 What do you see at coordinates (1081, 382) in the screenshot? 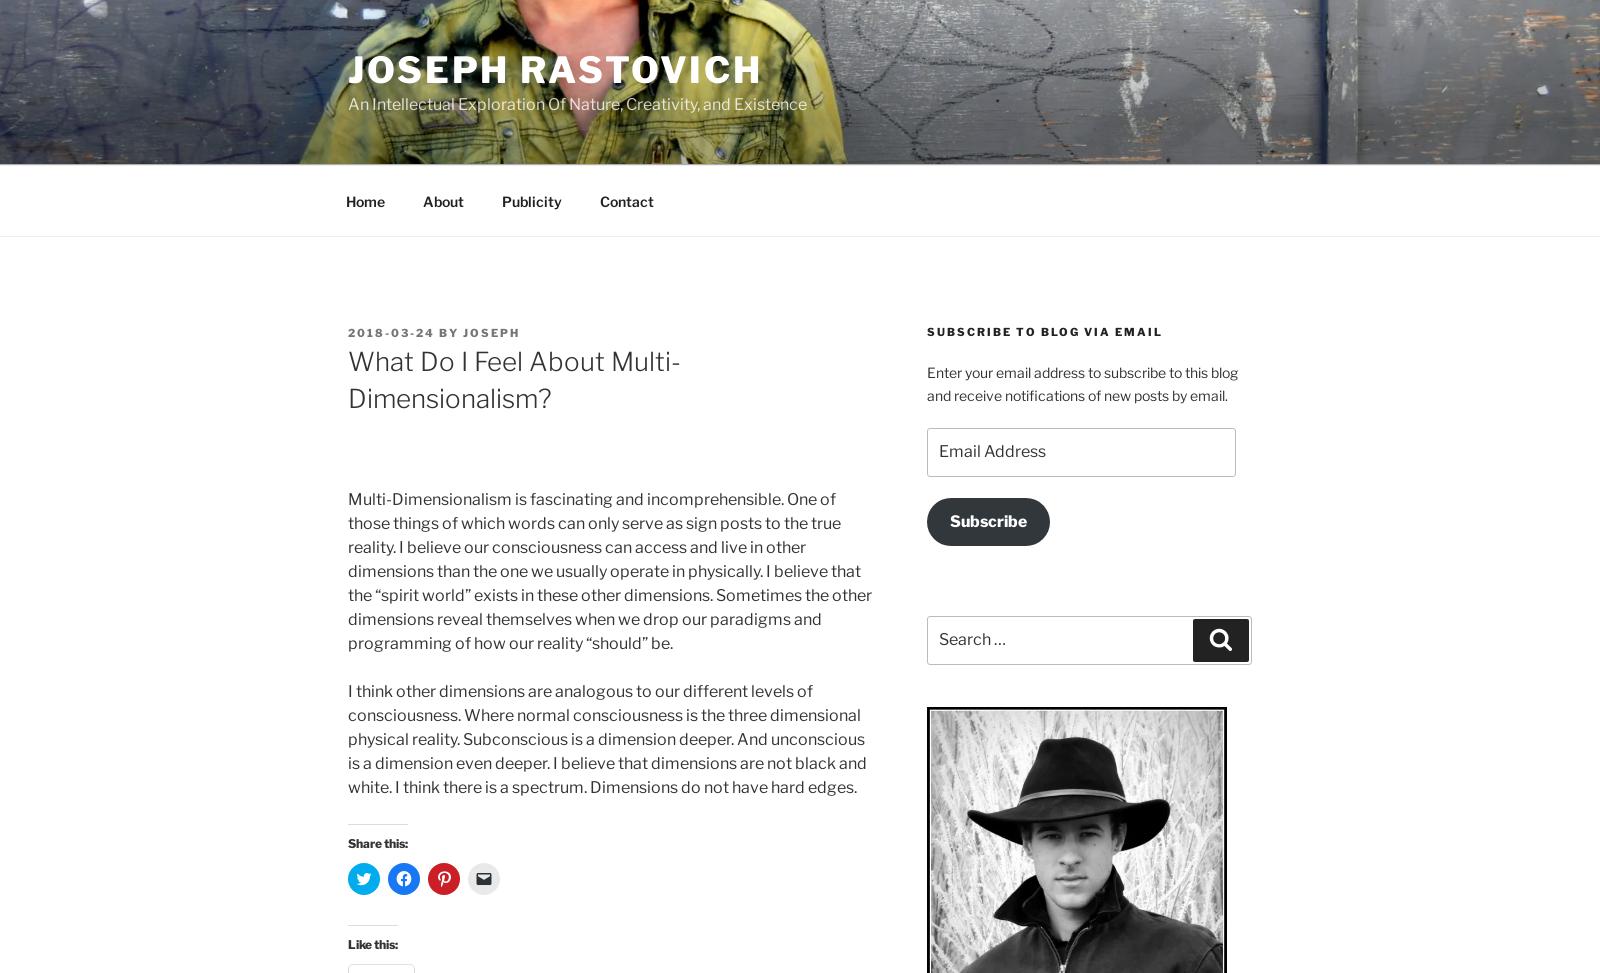
I see `'Enter your email address to subscribe to this blog and receive notifications of new posts by email.'` at bounding box center [1081, 382].